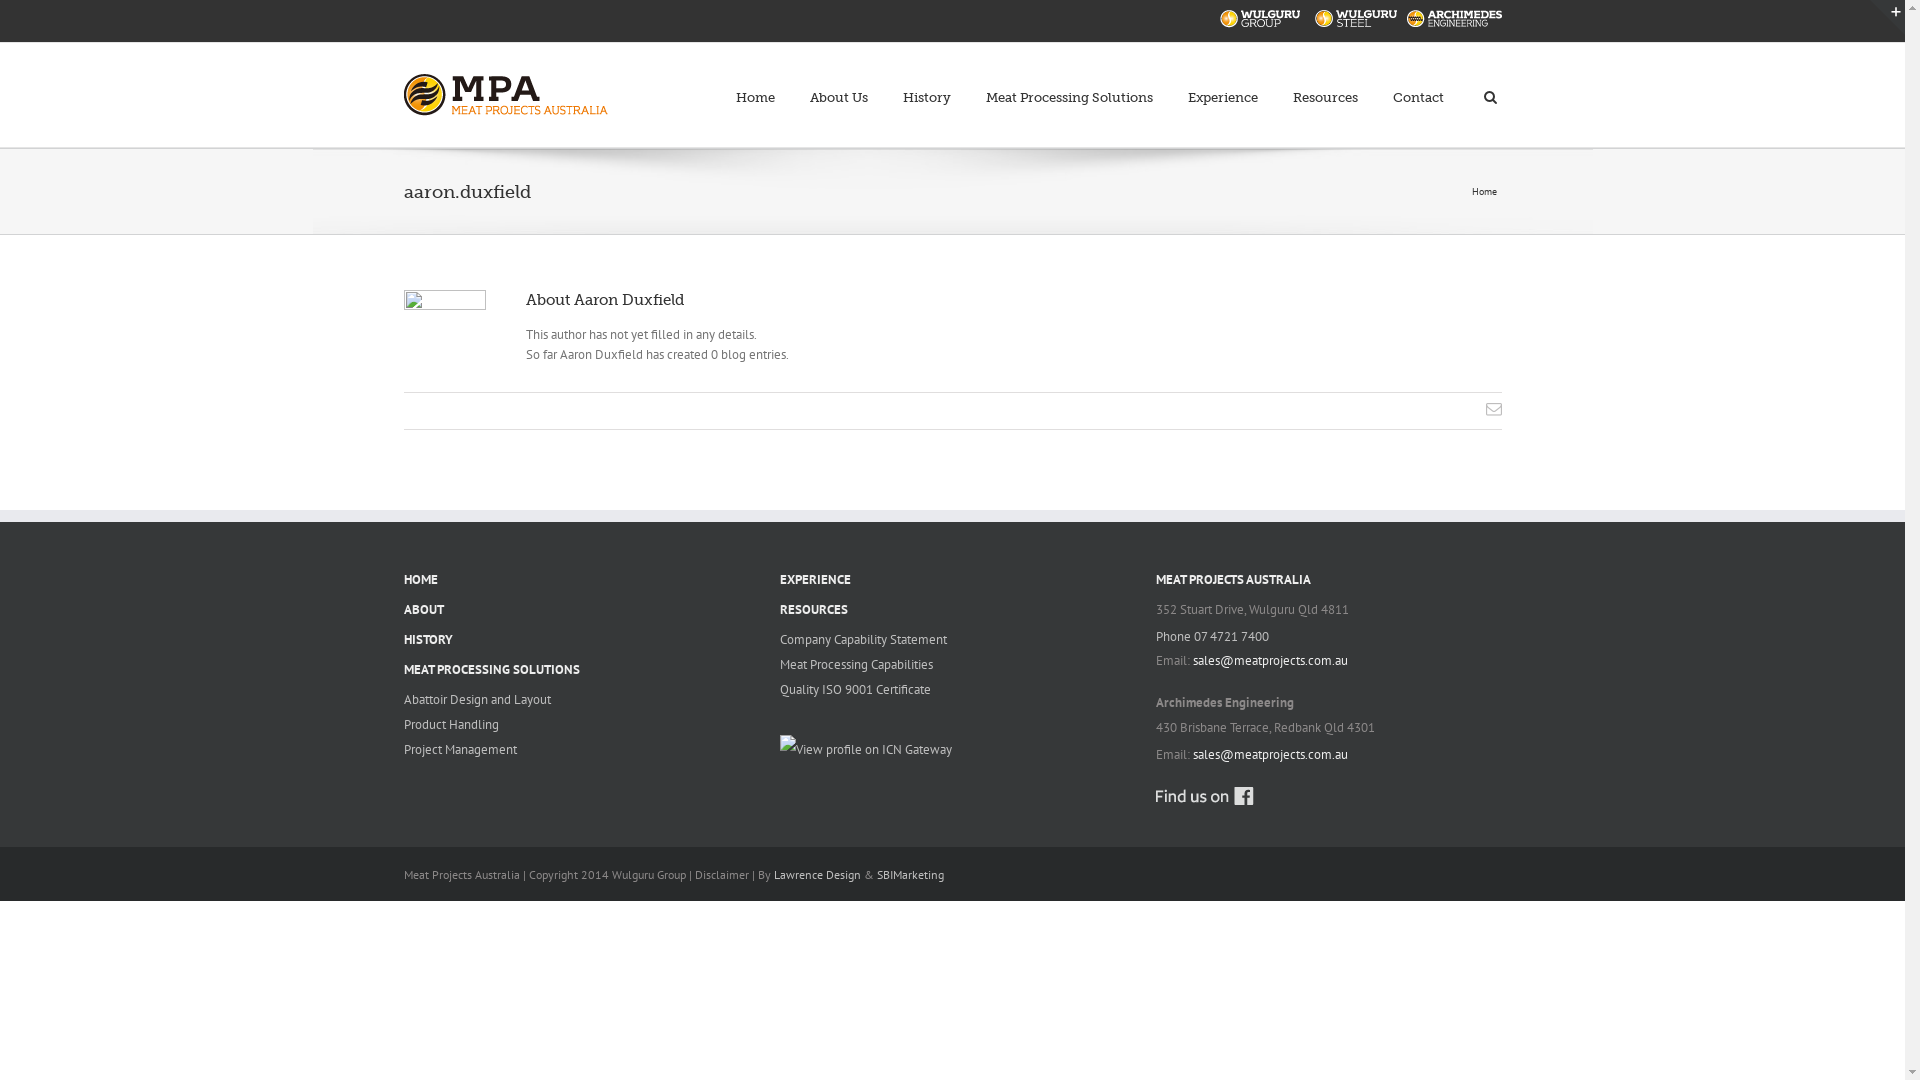 This screenshot has height=1080, width=1920. What do you see at coordinates (839, 84) in the screenshot?
I see `'About Us'` at bounding box center [839, 84].